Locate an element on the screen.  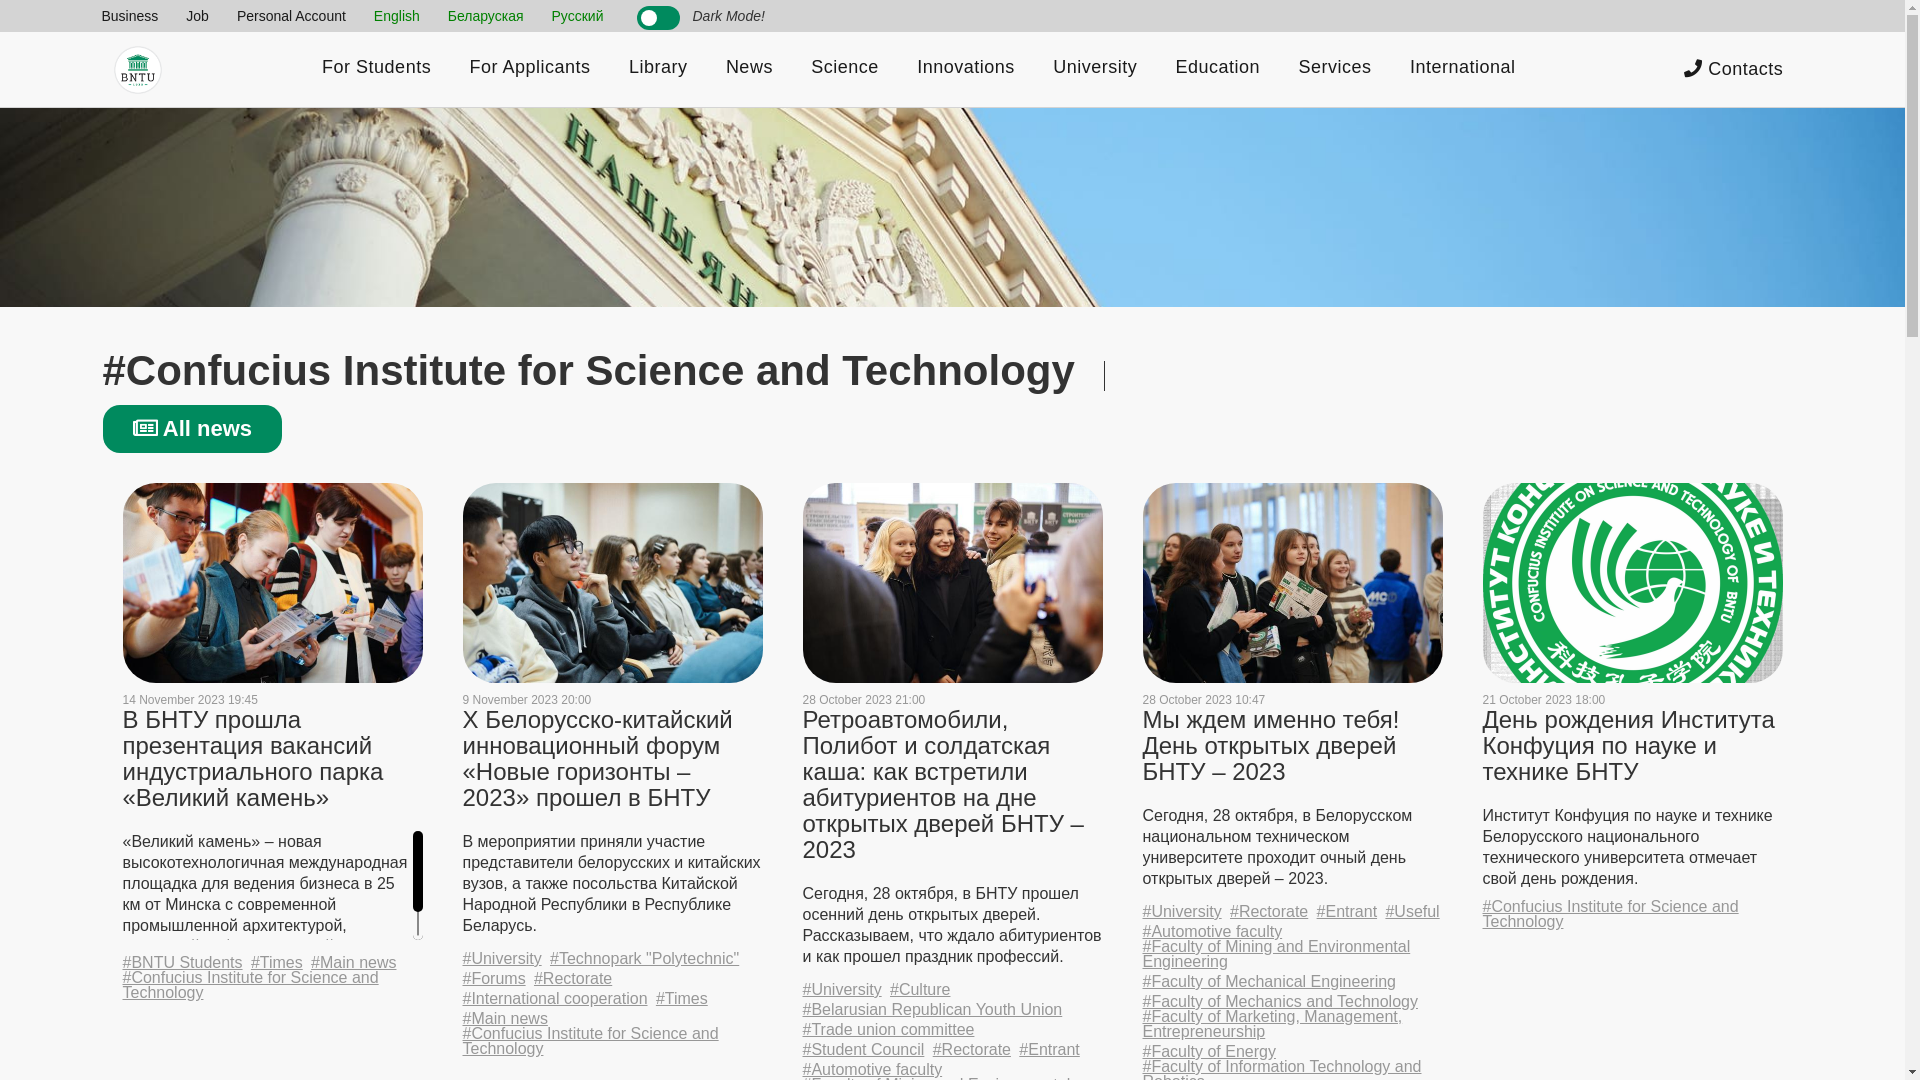
'#Culture' is located at coordinates (919, 988).